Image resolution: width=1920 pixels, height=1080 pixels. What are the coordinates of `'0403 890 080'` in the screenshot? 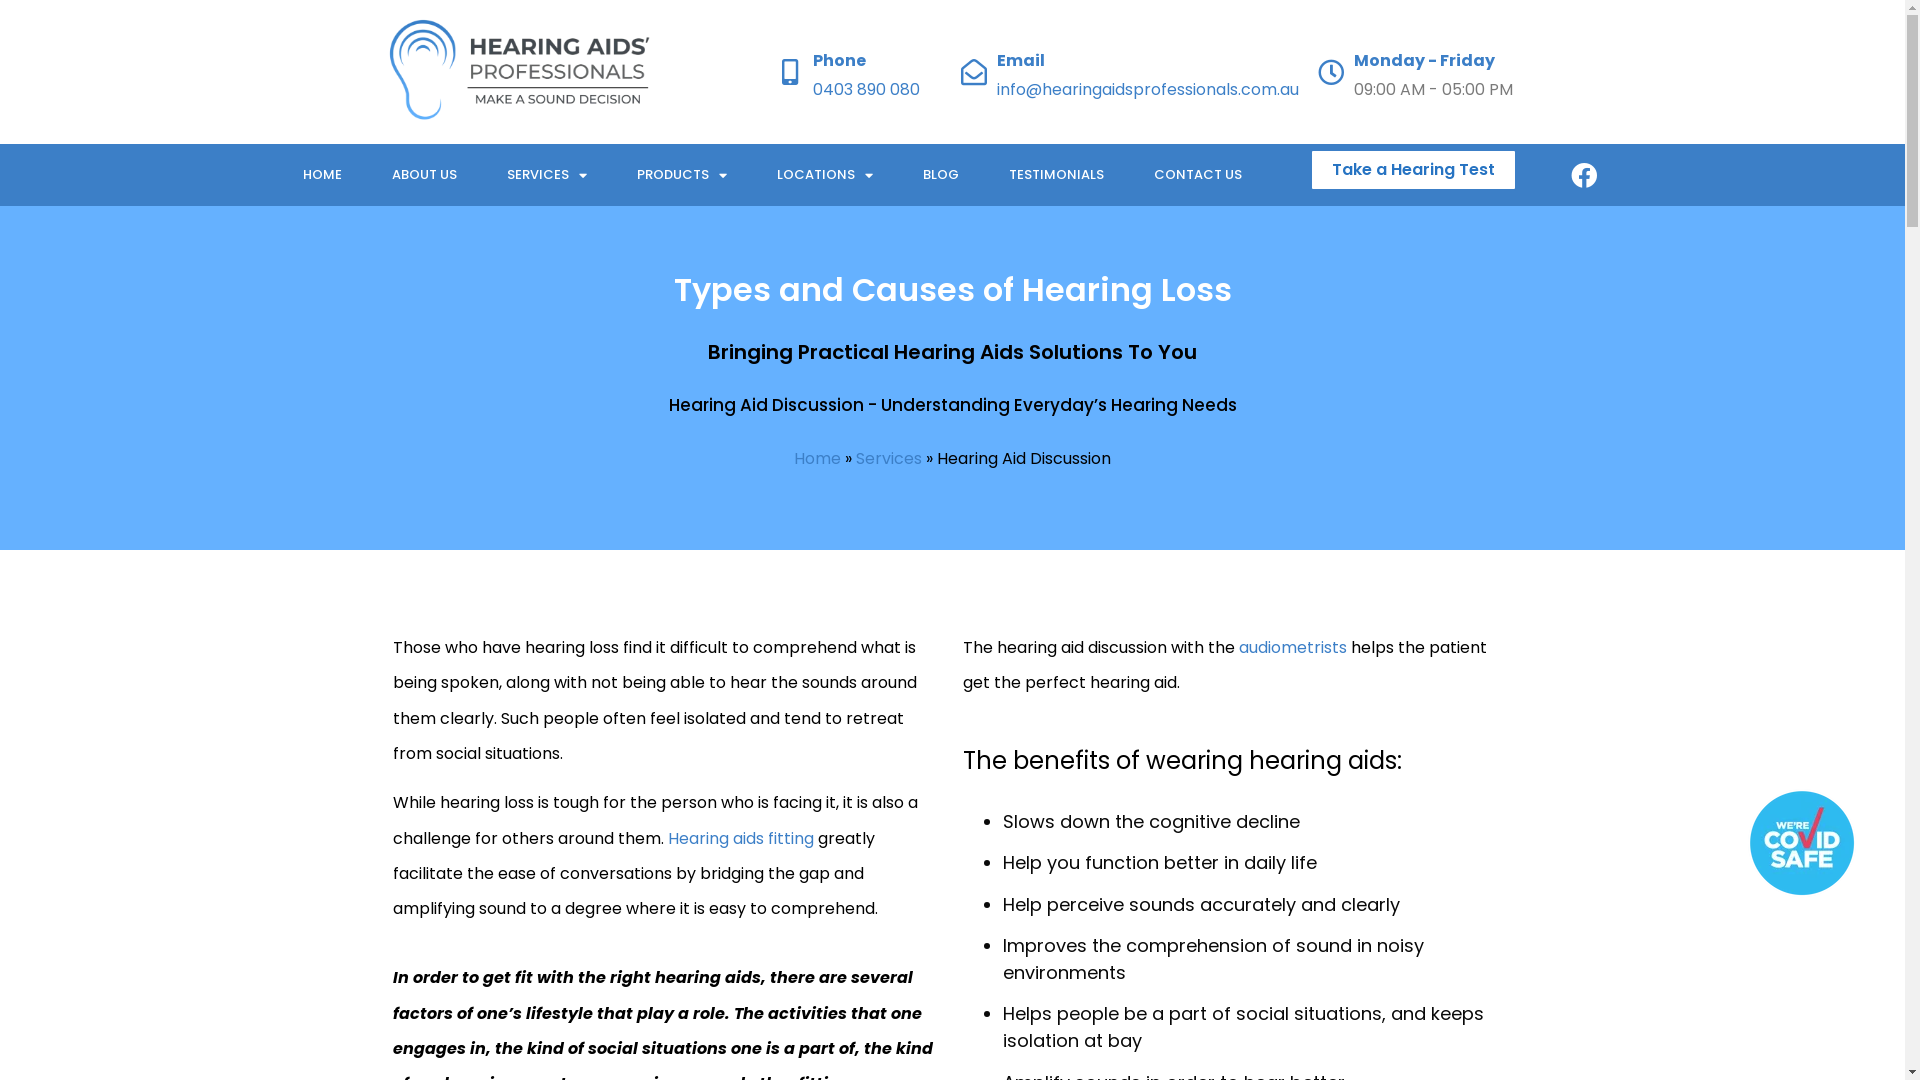 It's located at (865, 88).